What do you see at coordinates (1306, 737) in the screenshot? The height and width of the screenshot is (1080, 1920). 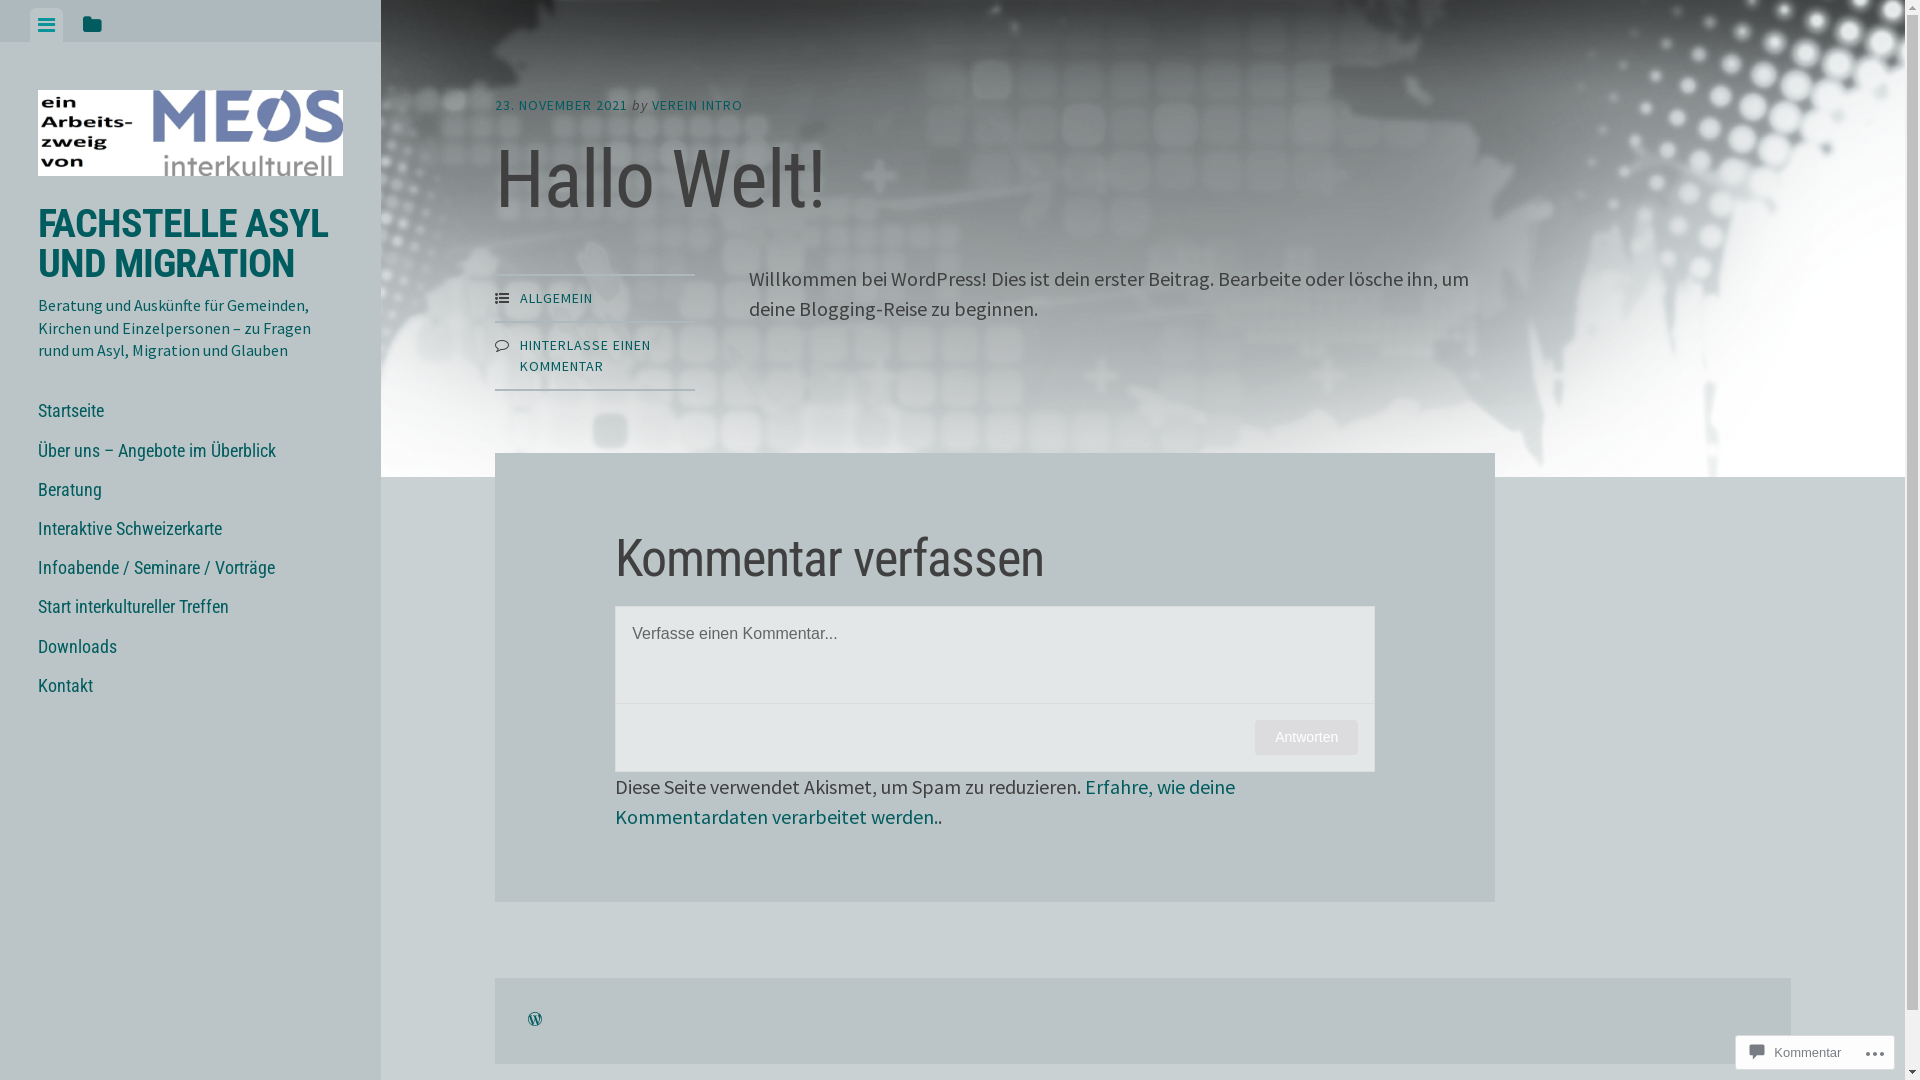 I see `'Antworten'` at bounding box center [1306, 737].